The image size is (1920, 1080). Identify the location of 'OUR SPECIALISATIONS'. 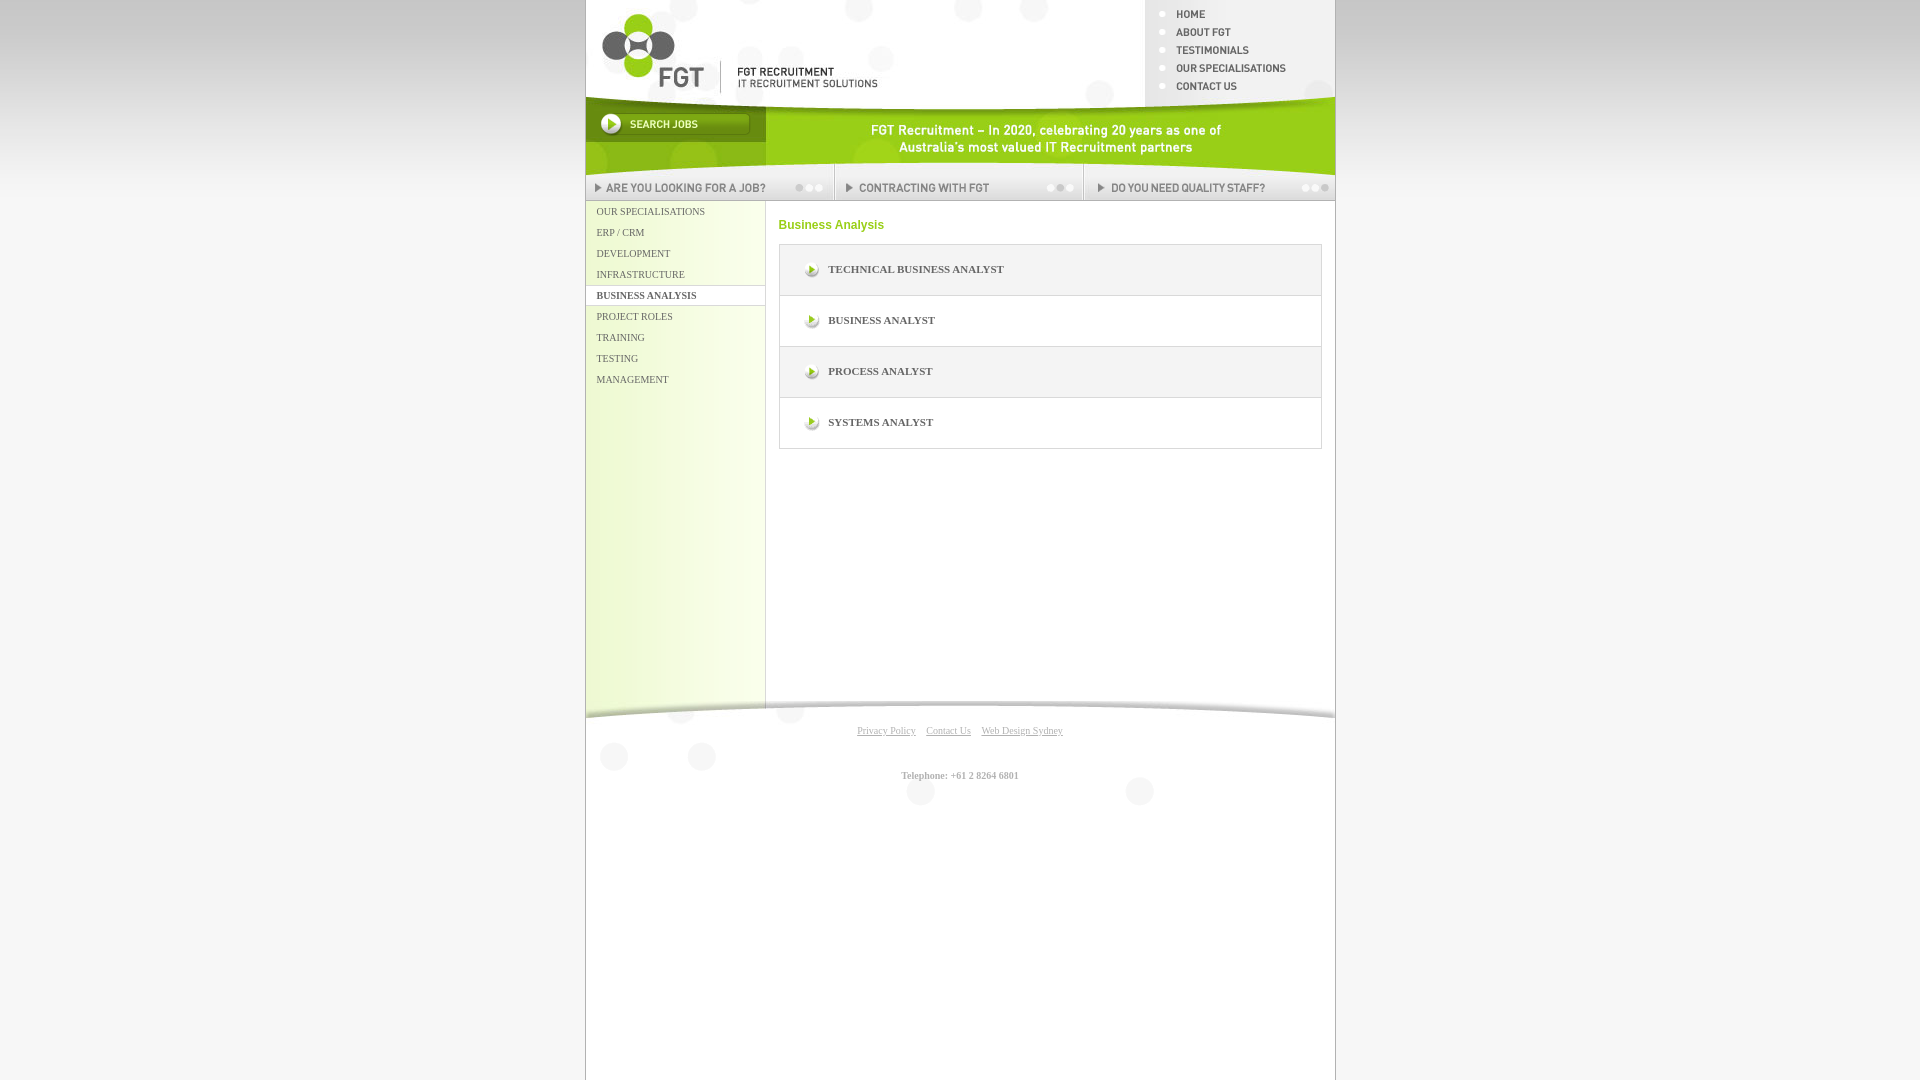
(676, 211).